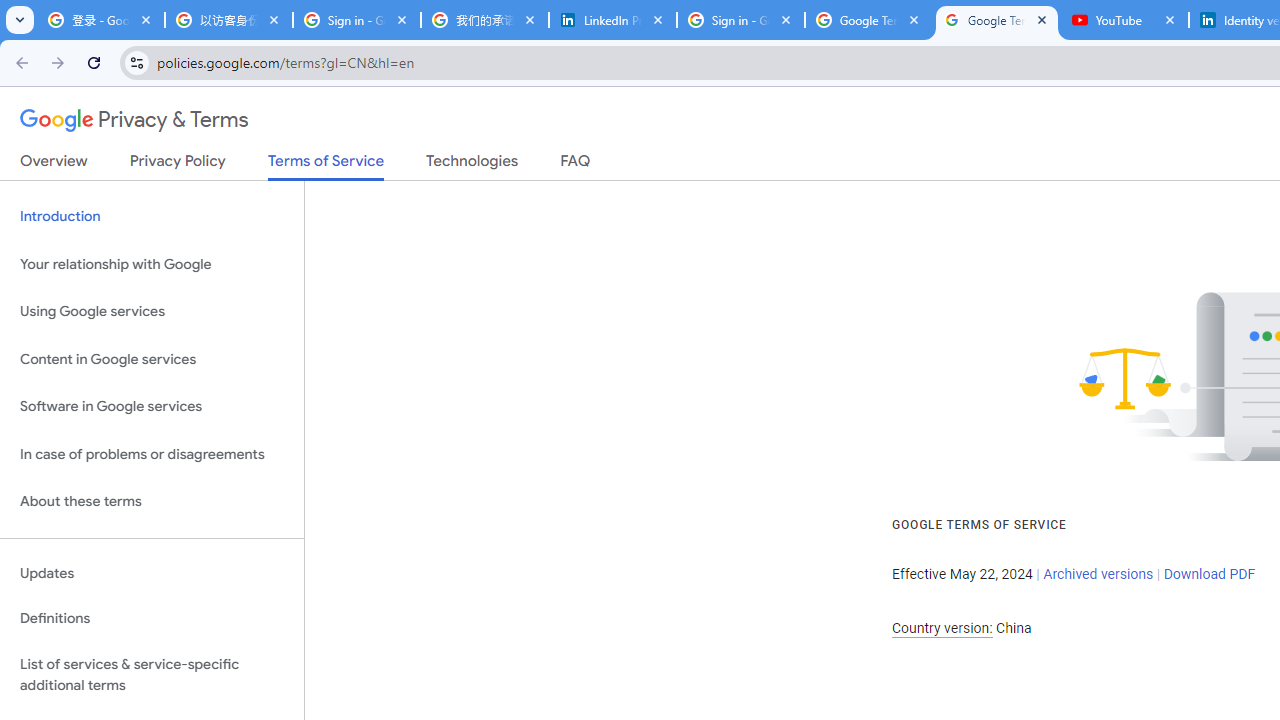 This screenshot has width=1280, height=720. Describe the element at coordinates (151, 675) in the screenshot. I see `'List of services & service-specific additional terms'` at that location.